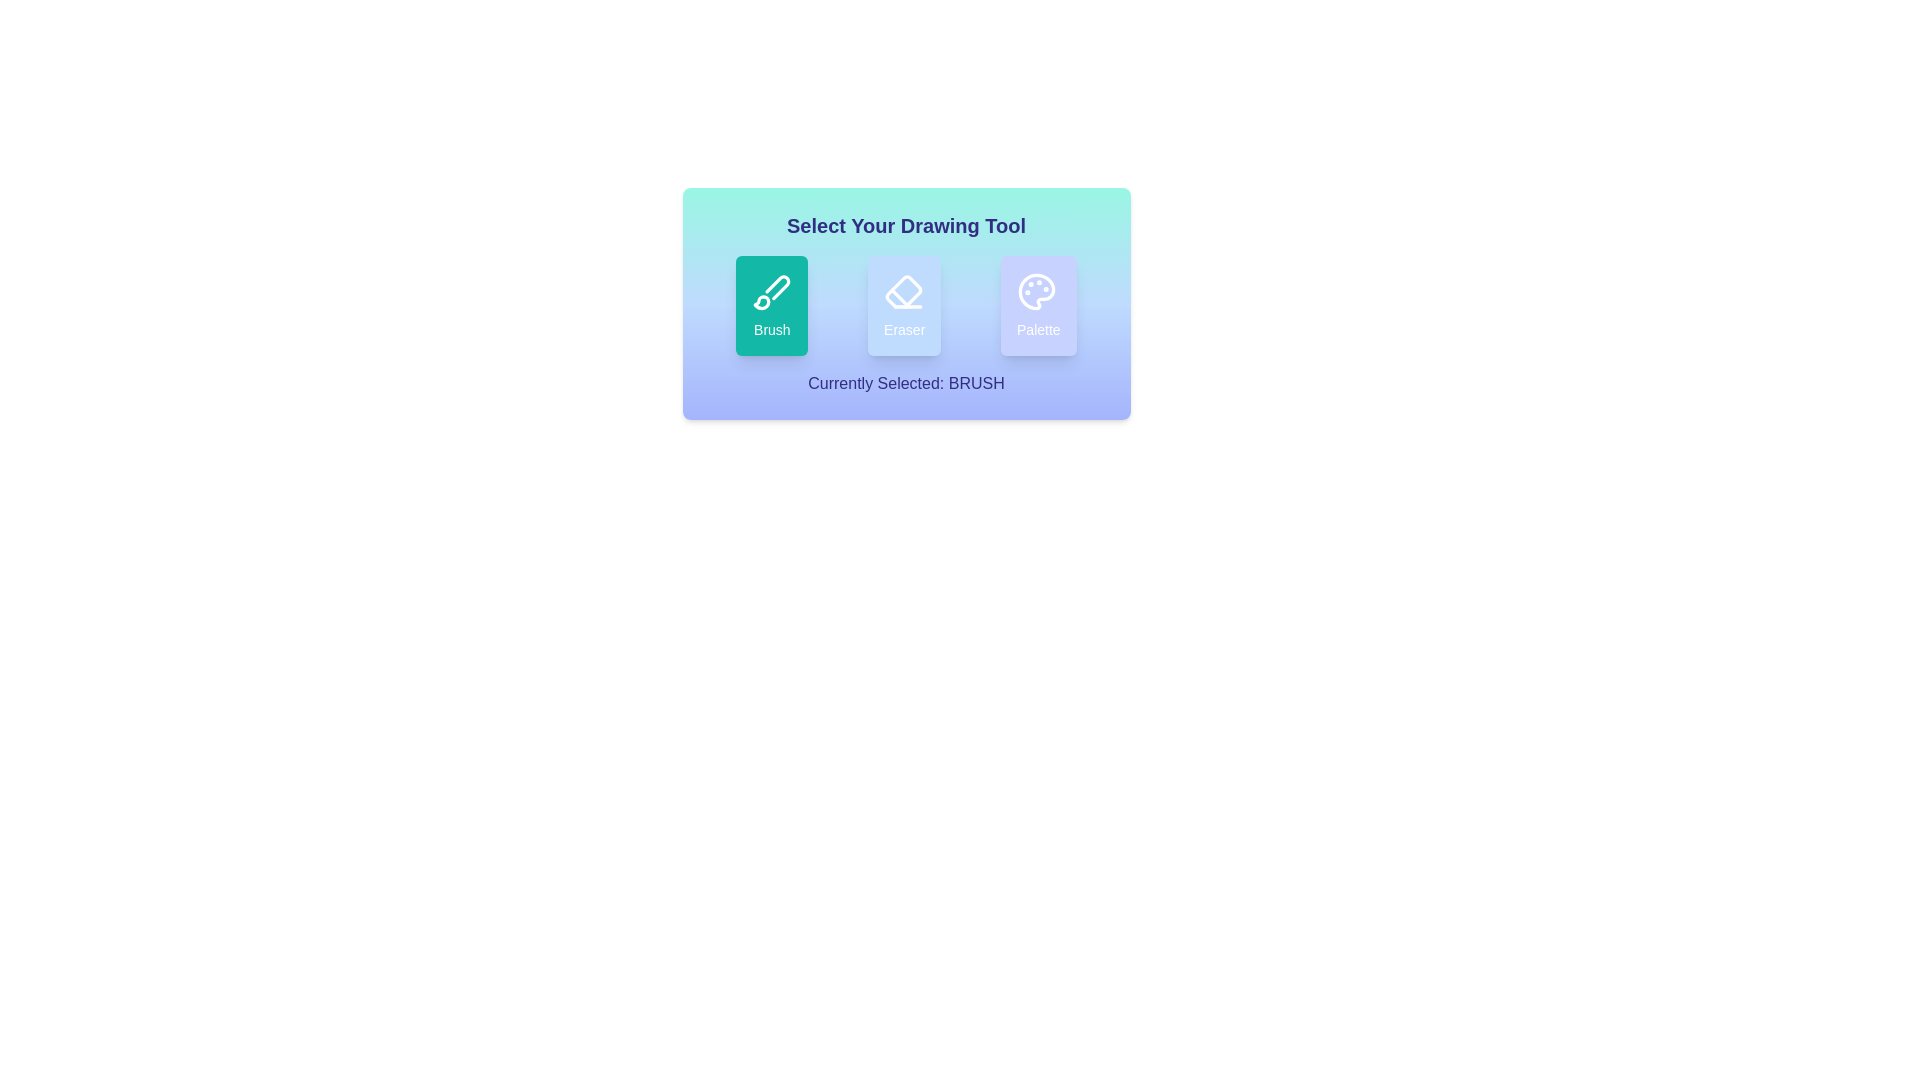  Describe the element at coordinates (771, 305) in the screenshot. I see `the Brush button to select the desired drawing tool` at that location.